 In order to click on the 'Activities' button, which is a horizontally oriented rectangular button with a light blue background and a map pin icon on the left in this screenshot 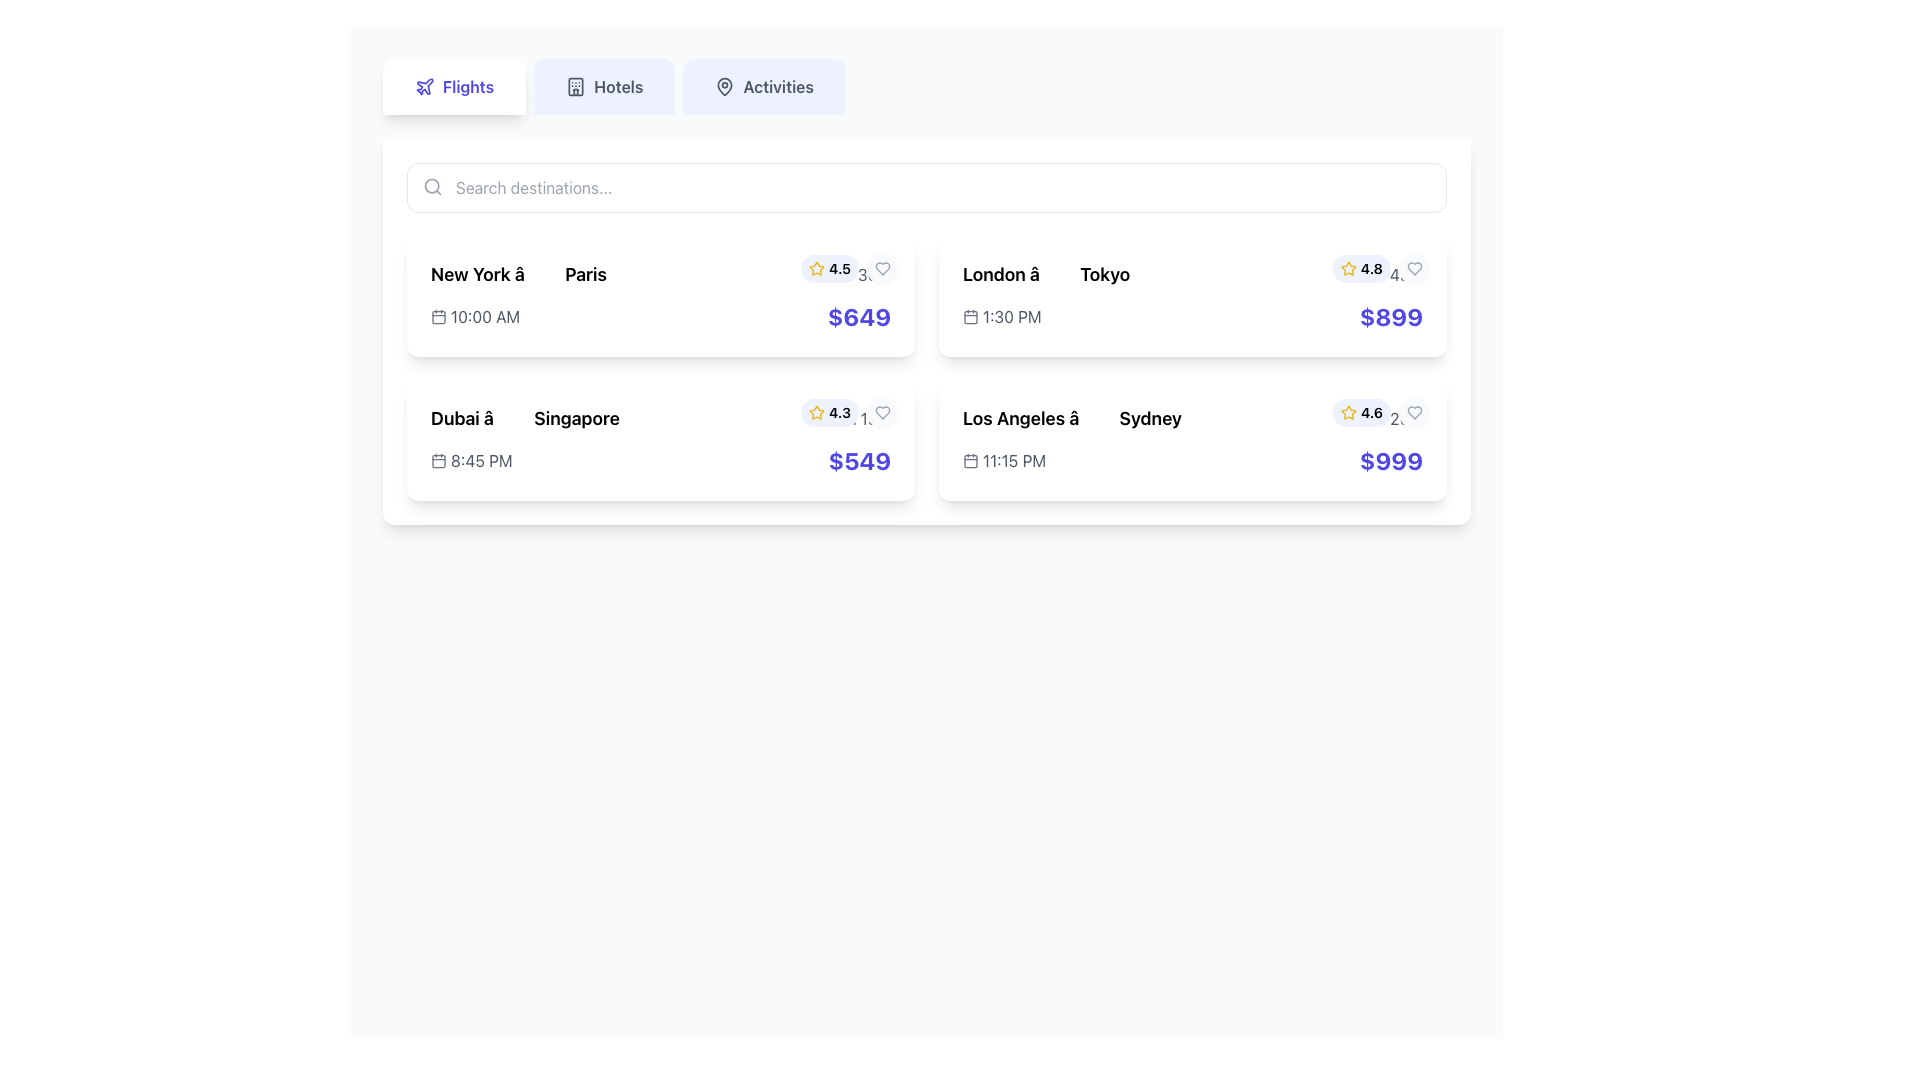, I will do `click(763, 86)`.